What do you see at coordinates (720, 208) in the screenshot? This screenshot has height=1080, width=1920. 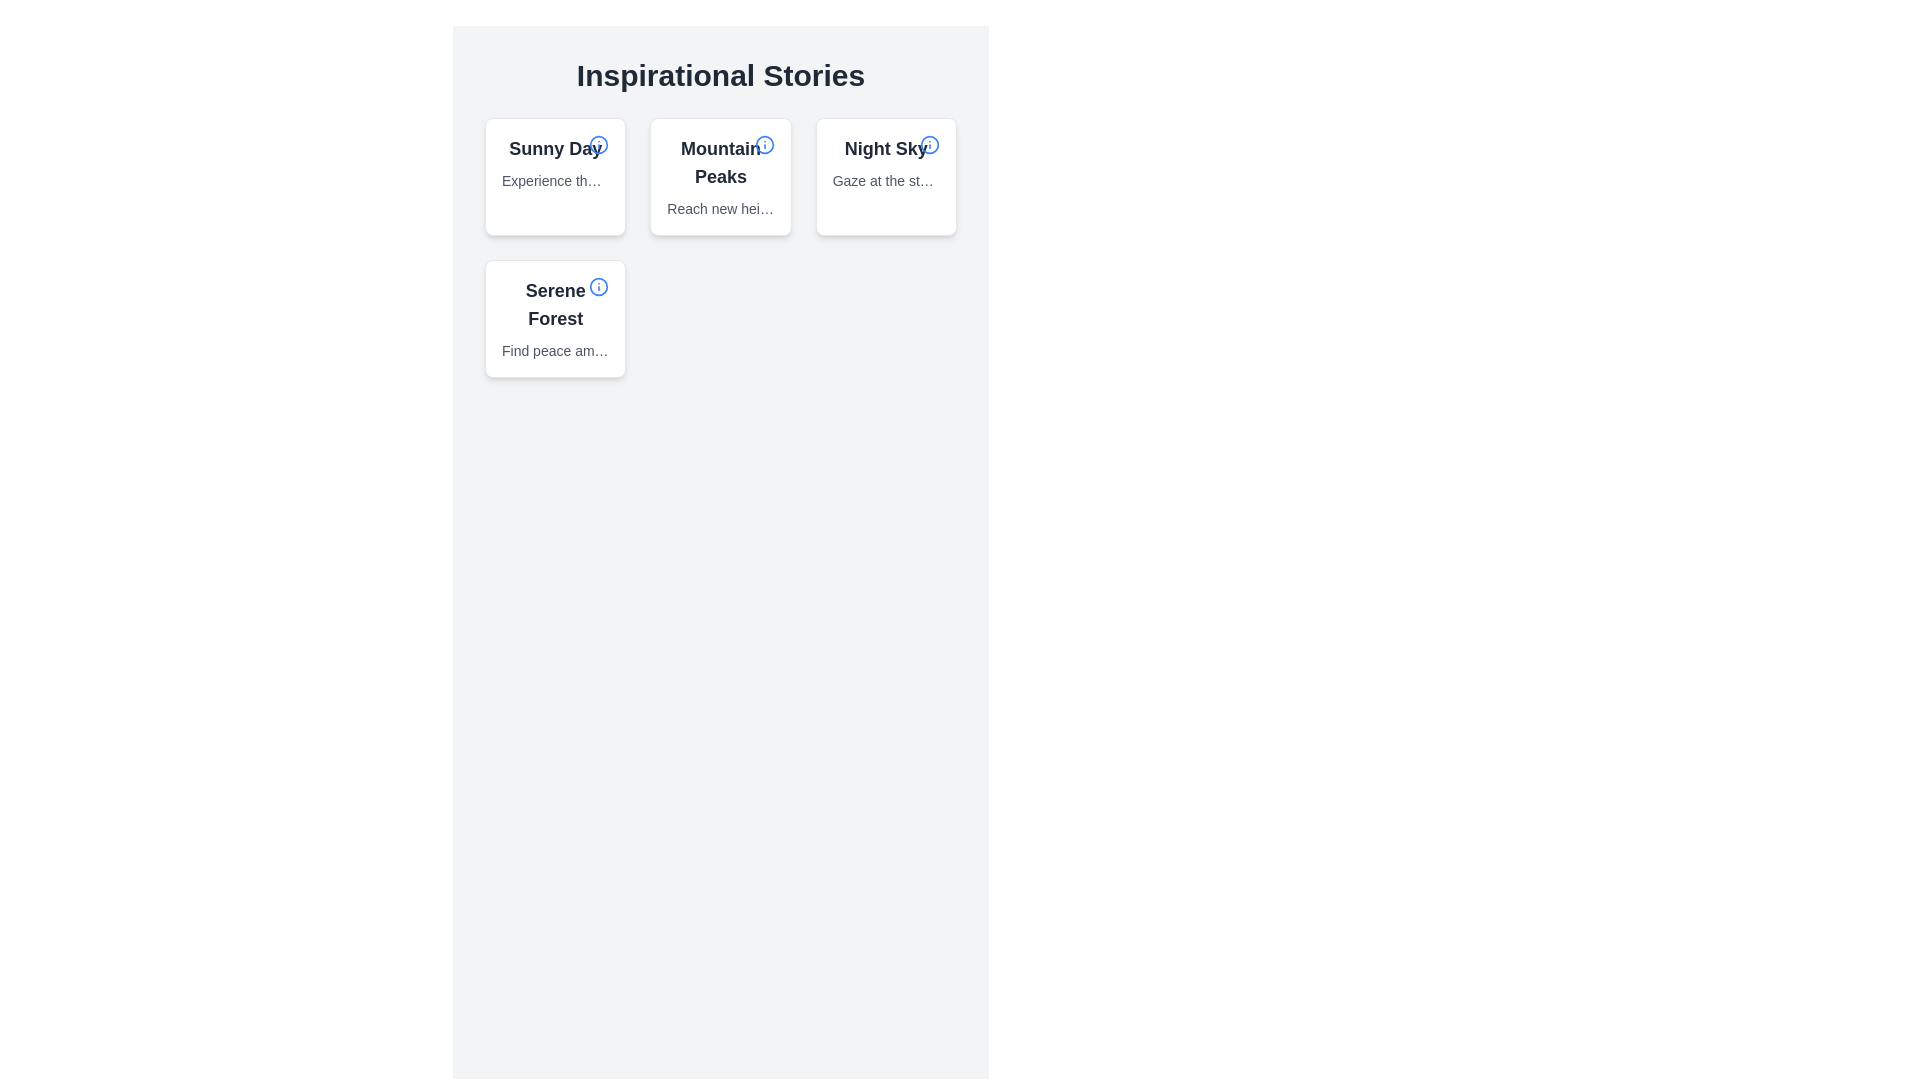 I see `the text content element located in the second card of the grid layout under the heading 'Mountain Peaks', which provides a brief preview or description enticing the user` at bounding box center [720, 208].